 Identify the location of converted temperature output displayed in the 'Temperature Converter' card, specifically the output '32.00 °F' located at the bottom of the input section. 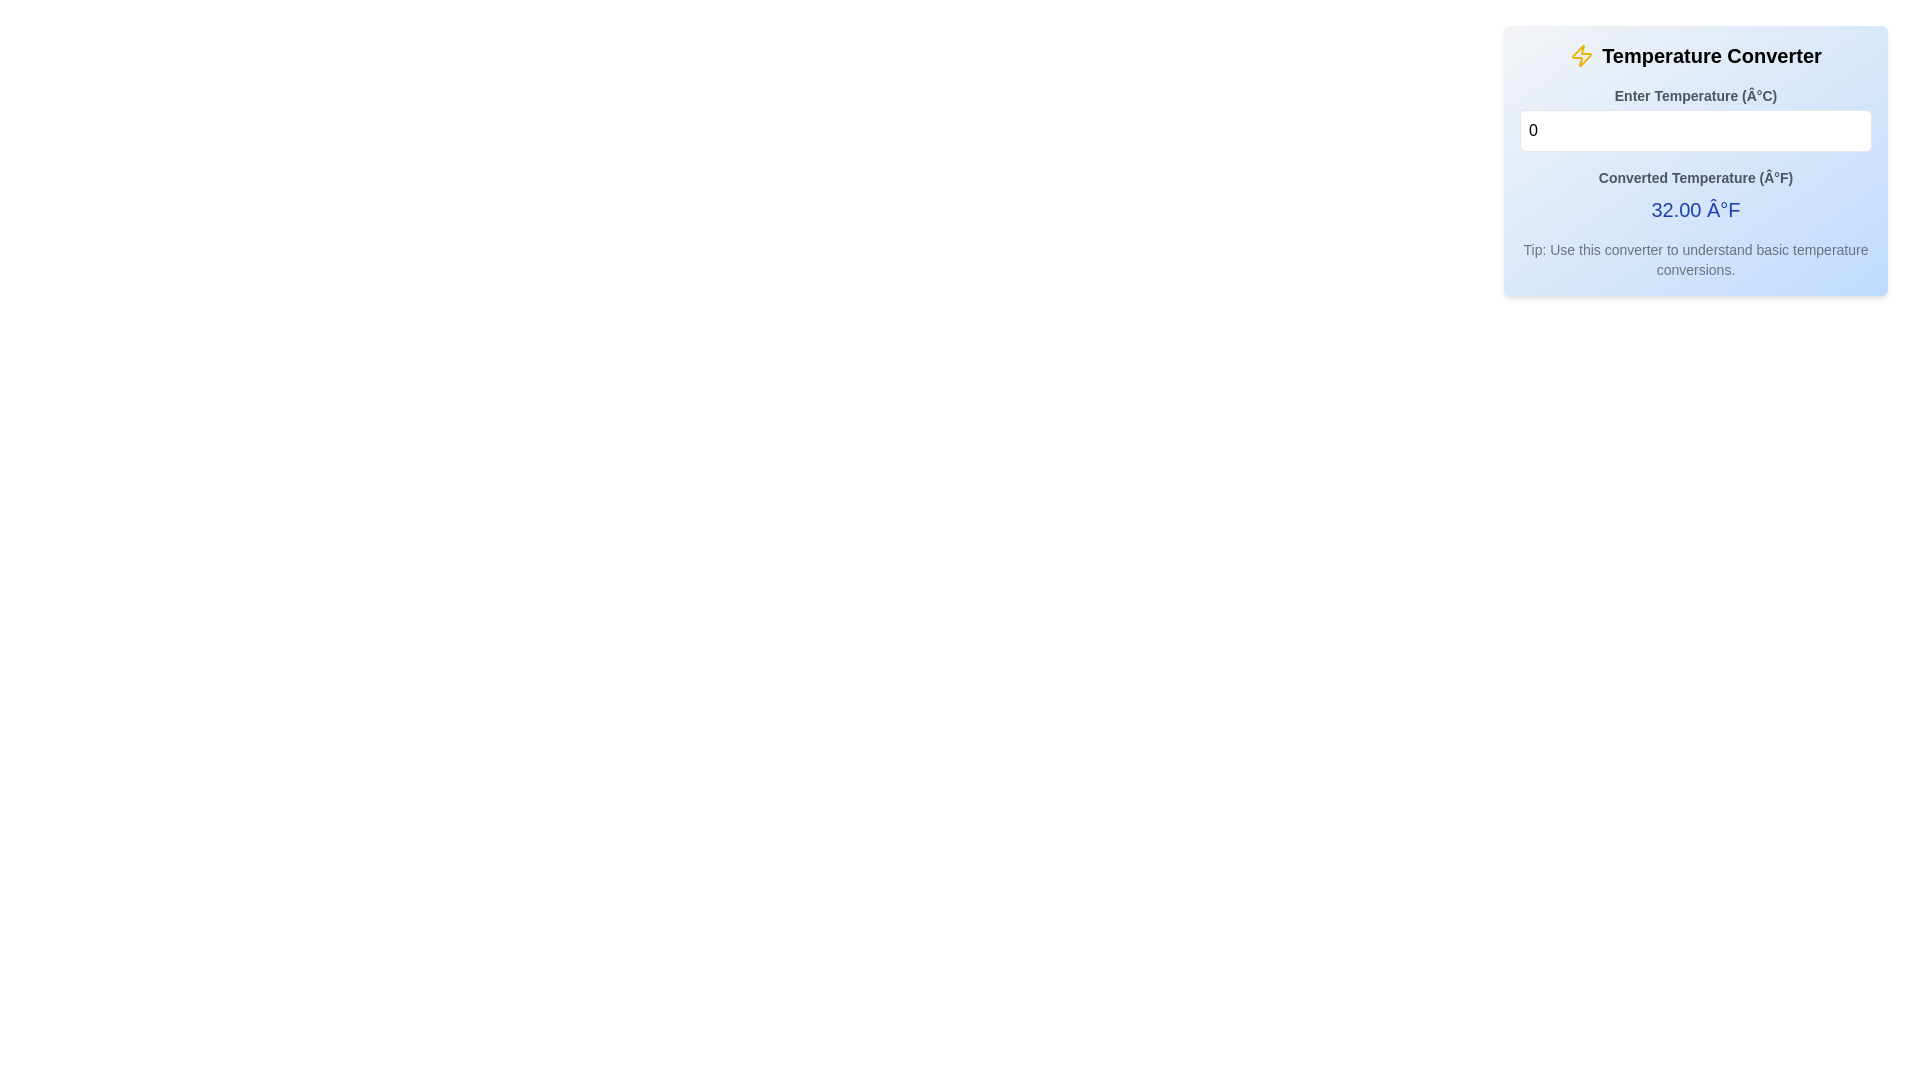
(1694, 153).